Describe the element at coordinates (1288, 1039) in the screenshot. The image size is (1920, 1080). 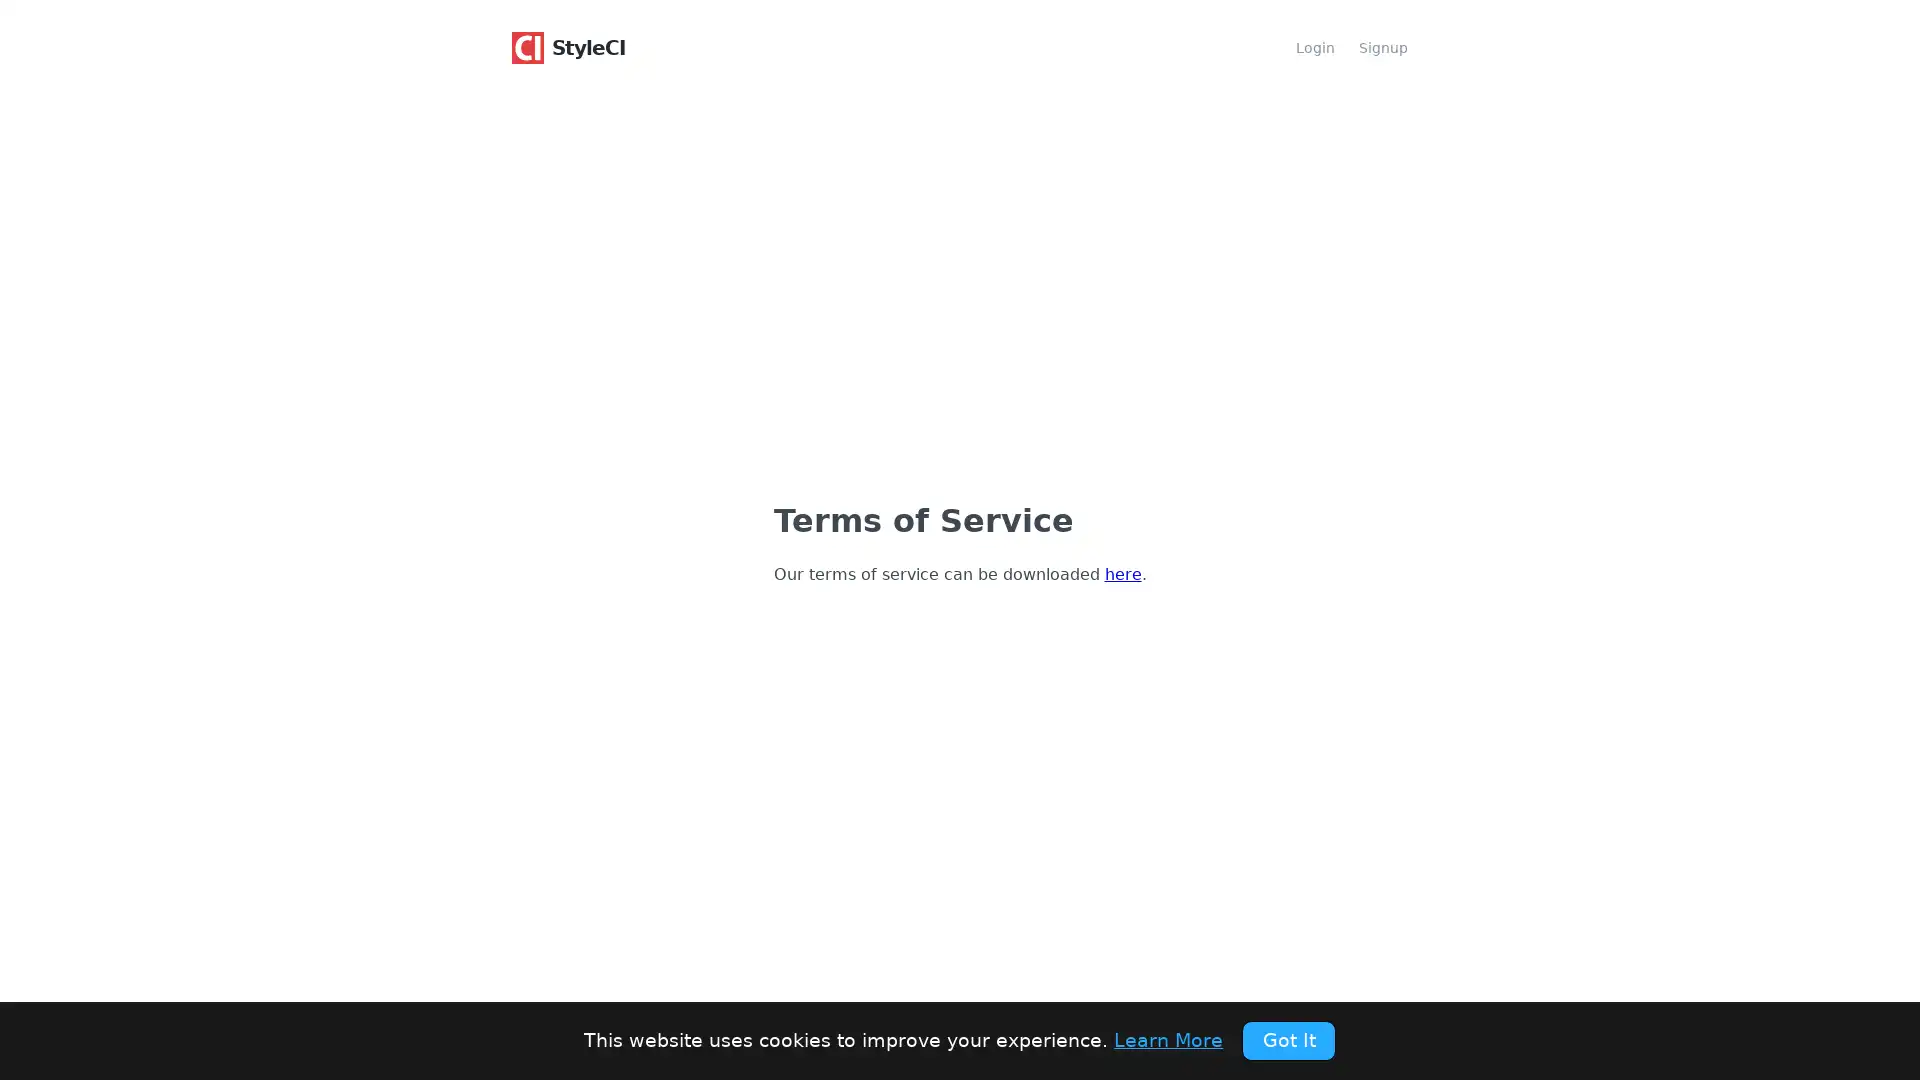
I see `Got It` at that location.